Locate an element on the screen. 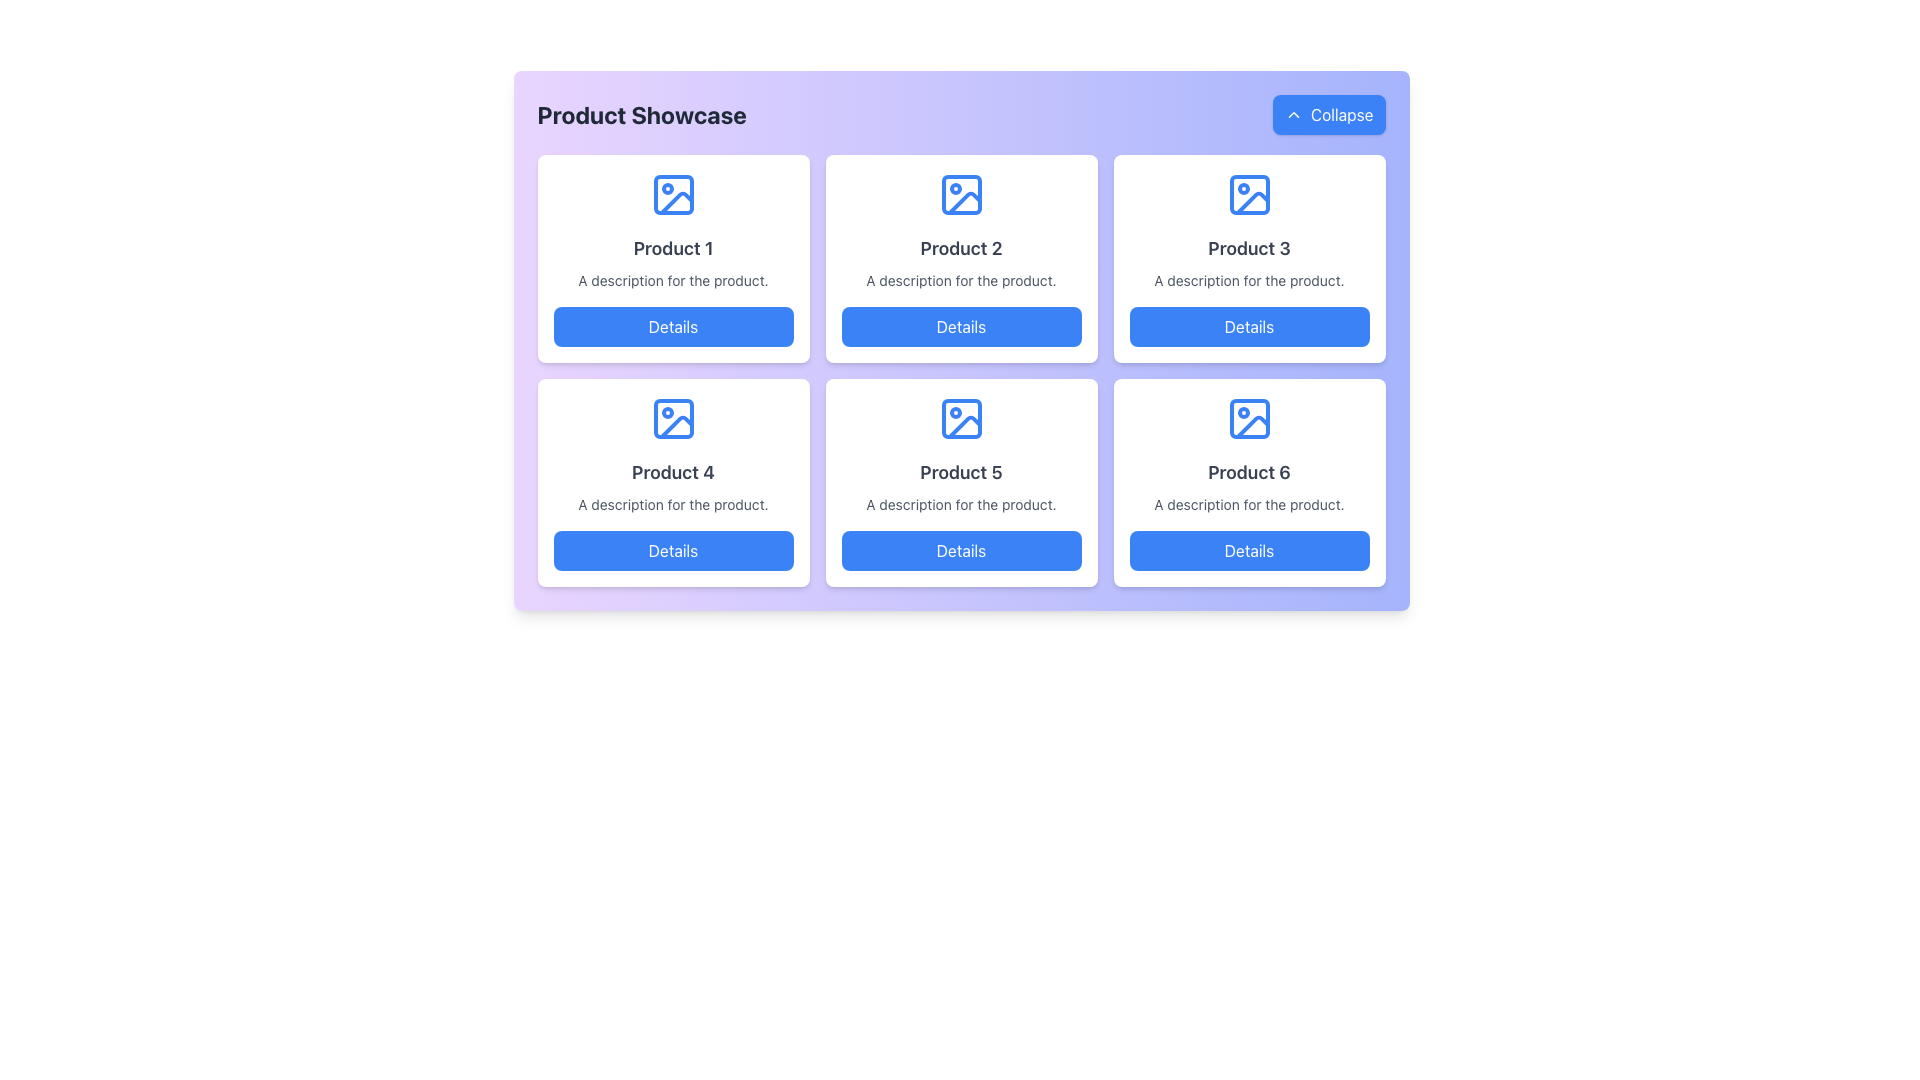 The height and width of the screenshot is (1080, 1920). the first card in the second row of the 2x3 grid layout, which showcases product information including a title, description, and a call-to-action button for further details is located at coordinates (673, 482).